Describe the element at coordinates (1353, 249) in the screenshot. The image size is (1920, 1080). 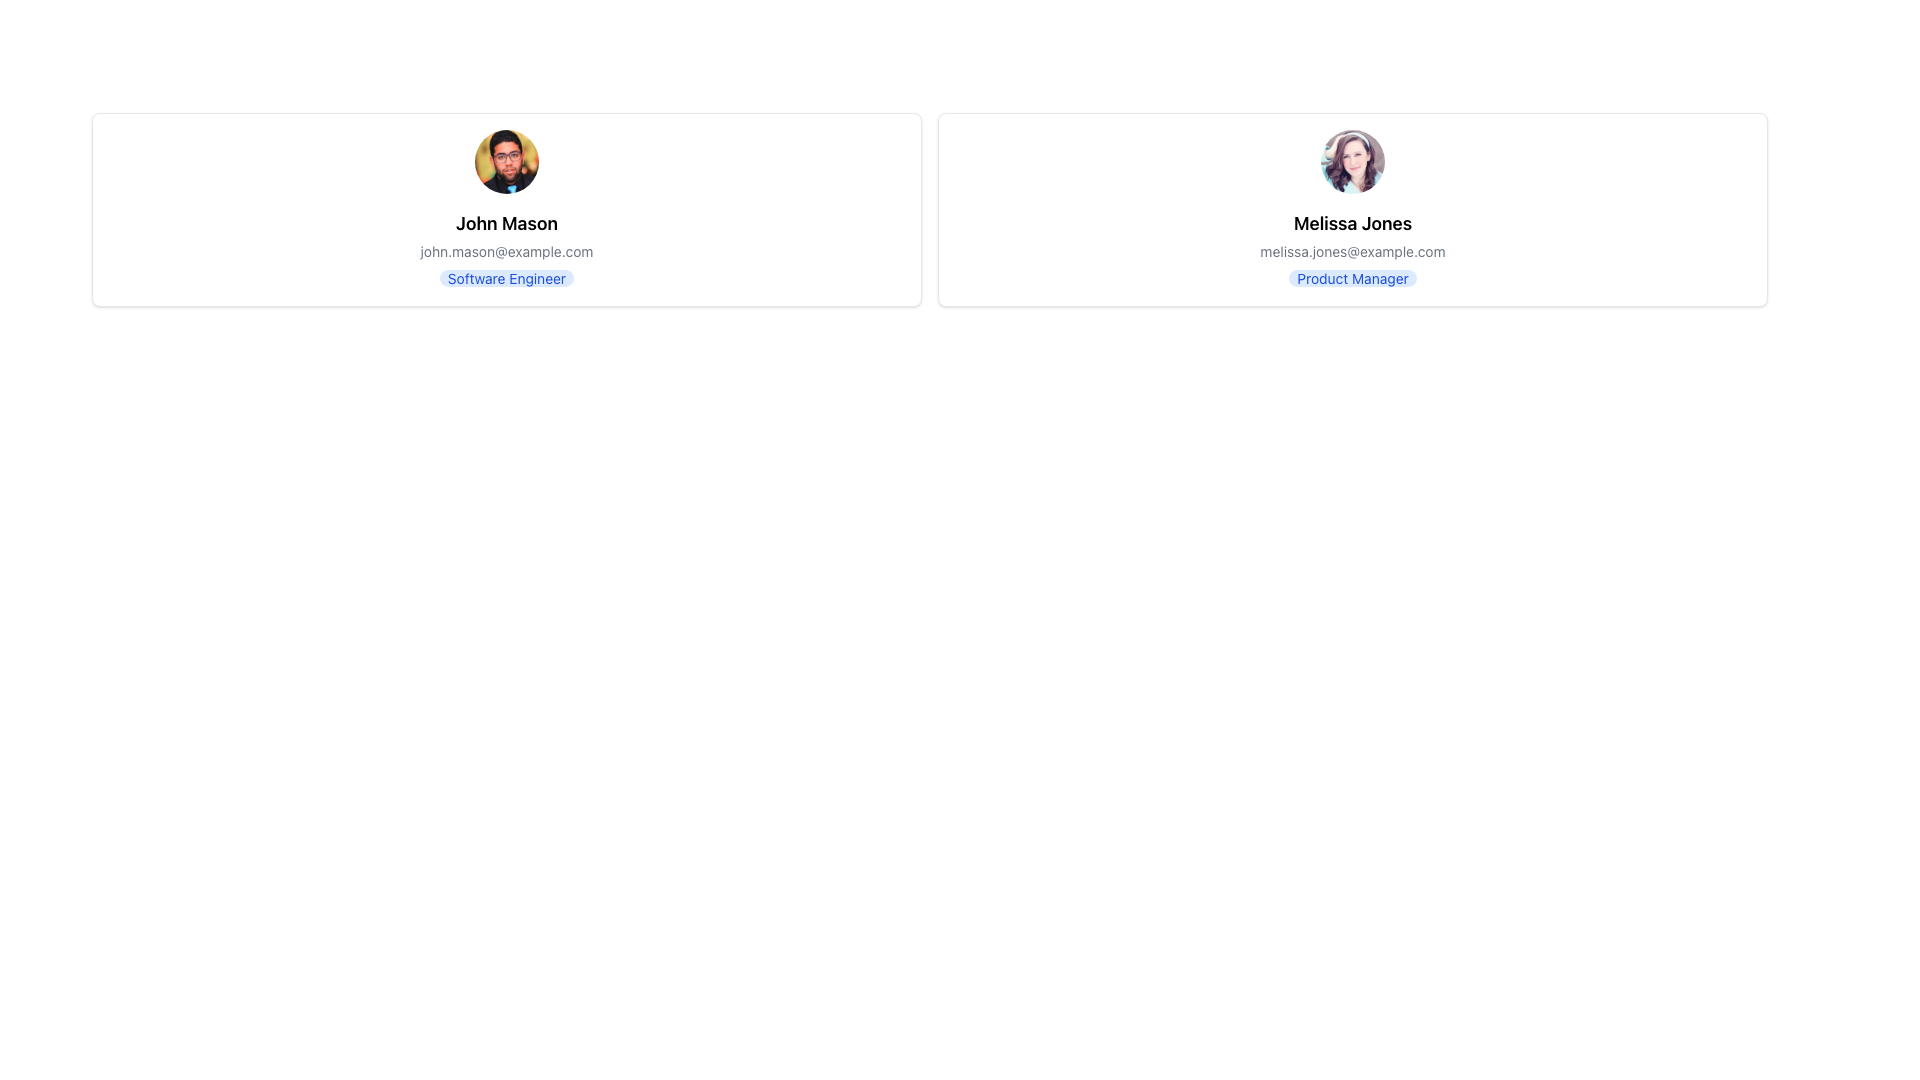
I see `the role badge labeled 'Product Manager' in the informative text block of Melissa Jones to get more information about the role` at that location.